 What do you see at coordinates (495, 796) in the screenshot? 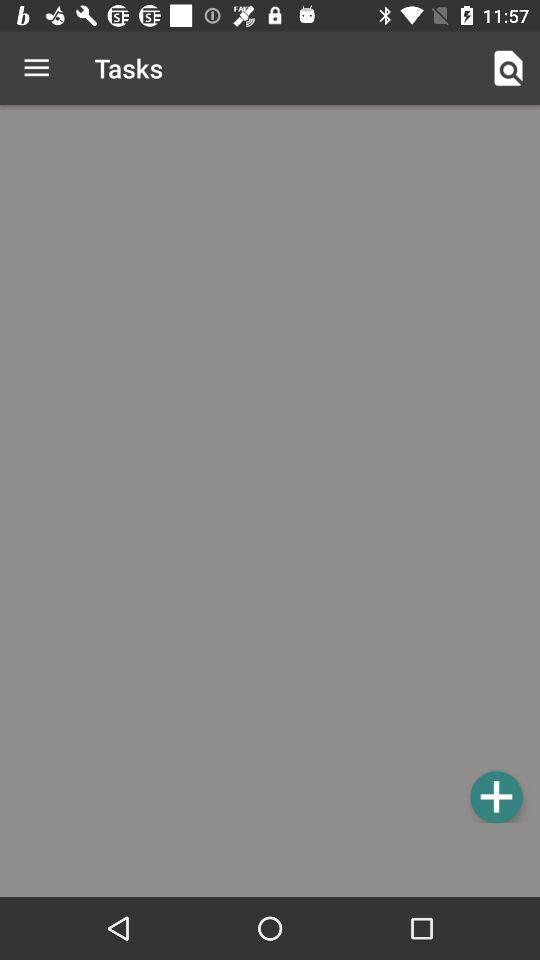
I see `the add icon` at bounding box center [495, 796].